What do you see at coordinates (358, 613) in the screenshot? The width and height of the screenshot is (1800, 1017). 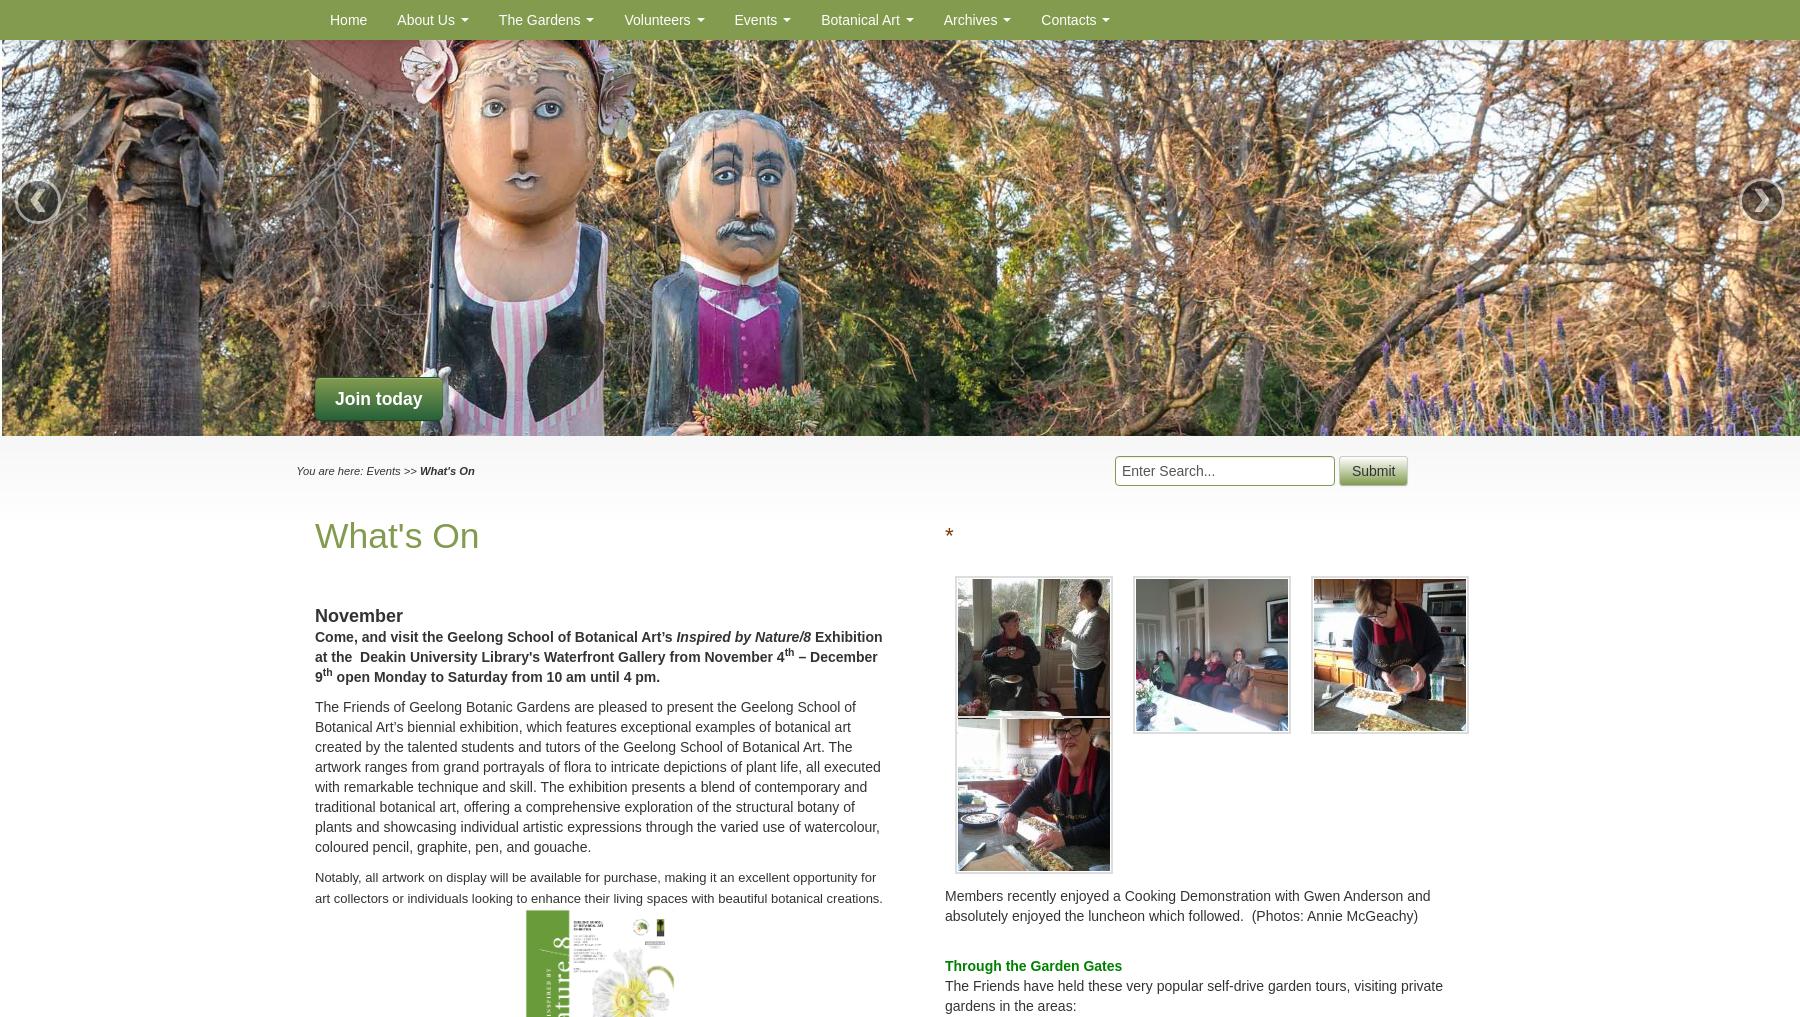 I see `'November'` at bounding box center [358, 613].